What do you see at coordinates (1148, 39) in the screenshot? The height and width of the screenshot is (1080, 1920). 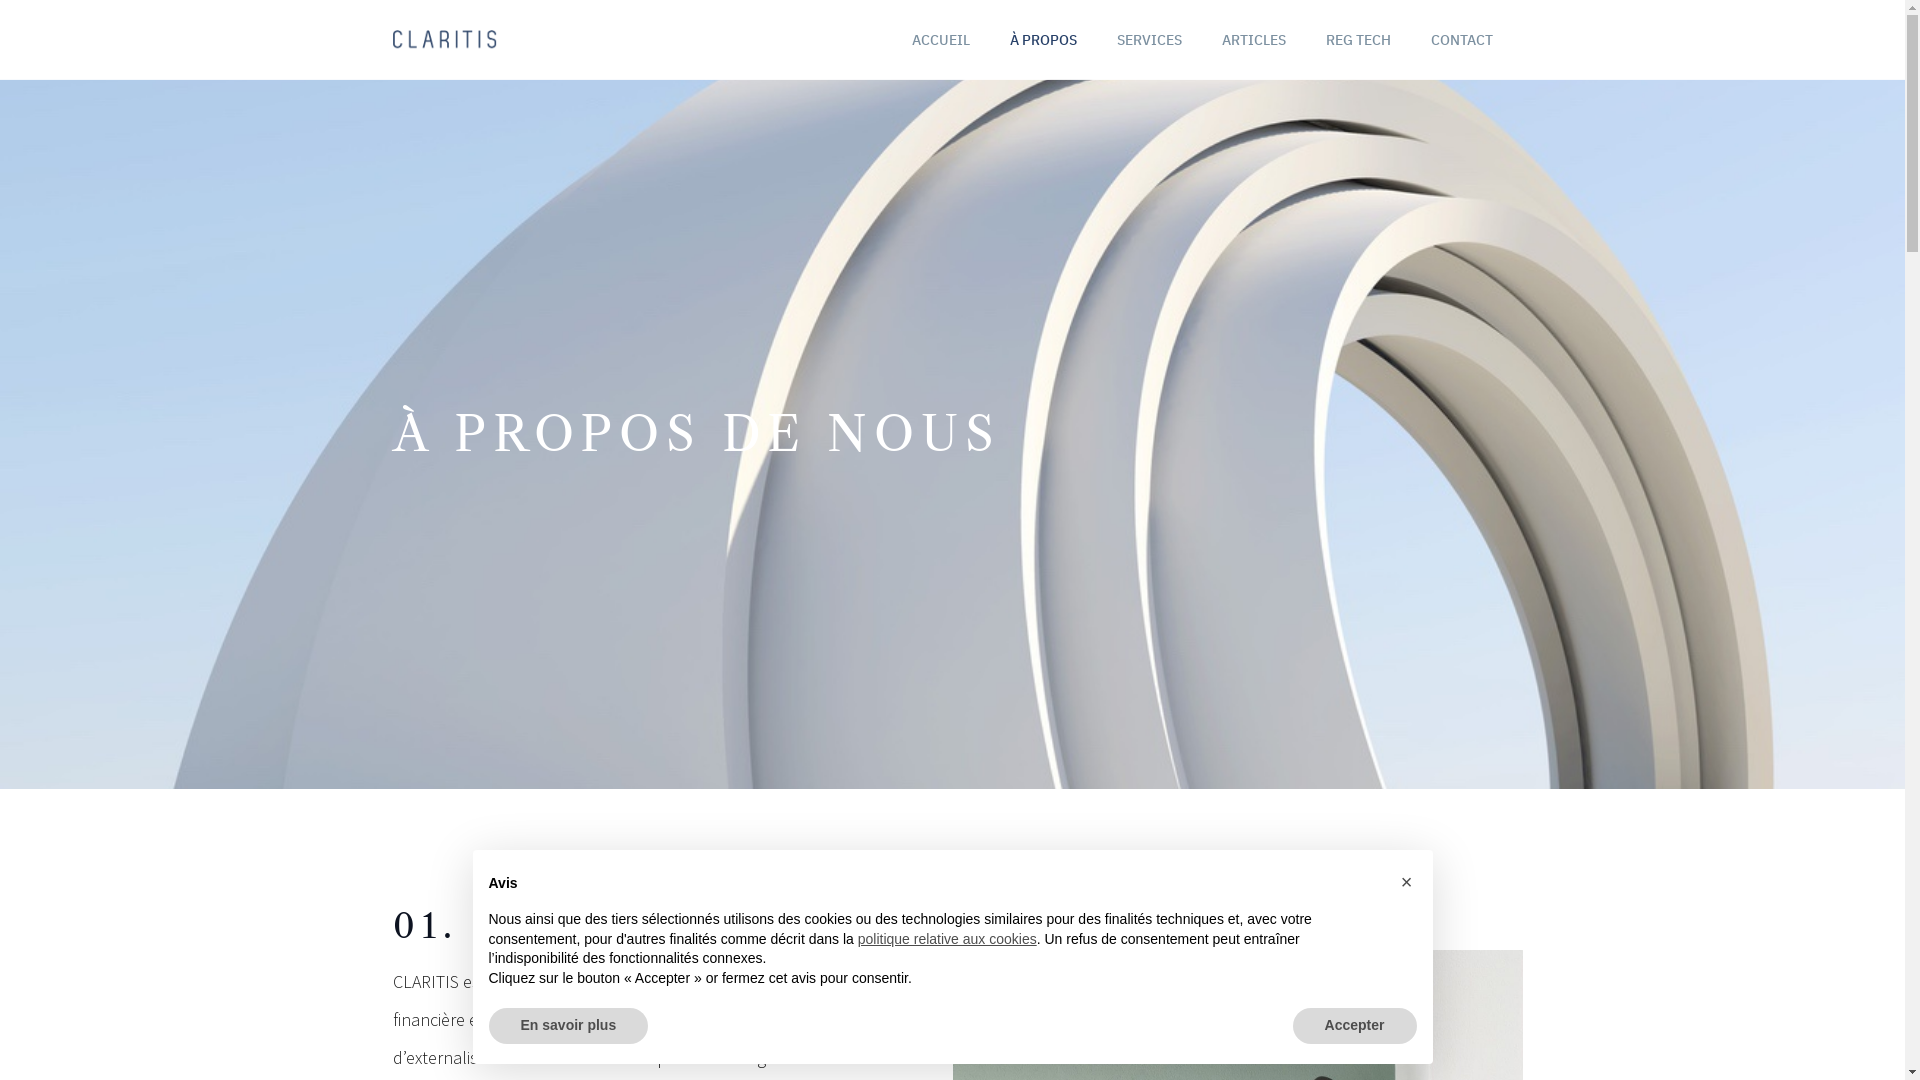 I see `'SERVICES'` at bounding box center [1148, 39].